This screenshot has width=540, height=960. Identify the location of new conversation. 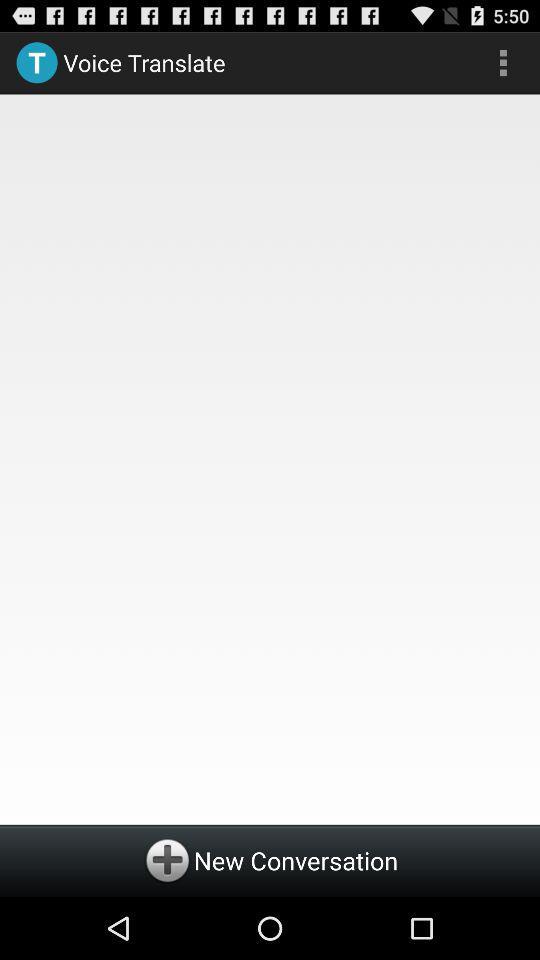
(270, 859).